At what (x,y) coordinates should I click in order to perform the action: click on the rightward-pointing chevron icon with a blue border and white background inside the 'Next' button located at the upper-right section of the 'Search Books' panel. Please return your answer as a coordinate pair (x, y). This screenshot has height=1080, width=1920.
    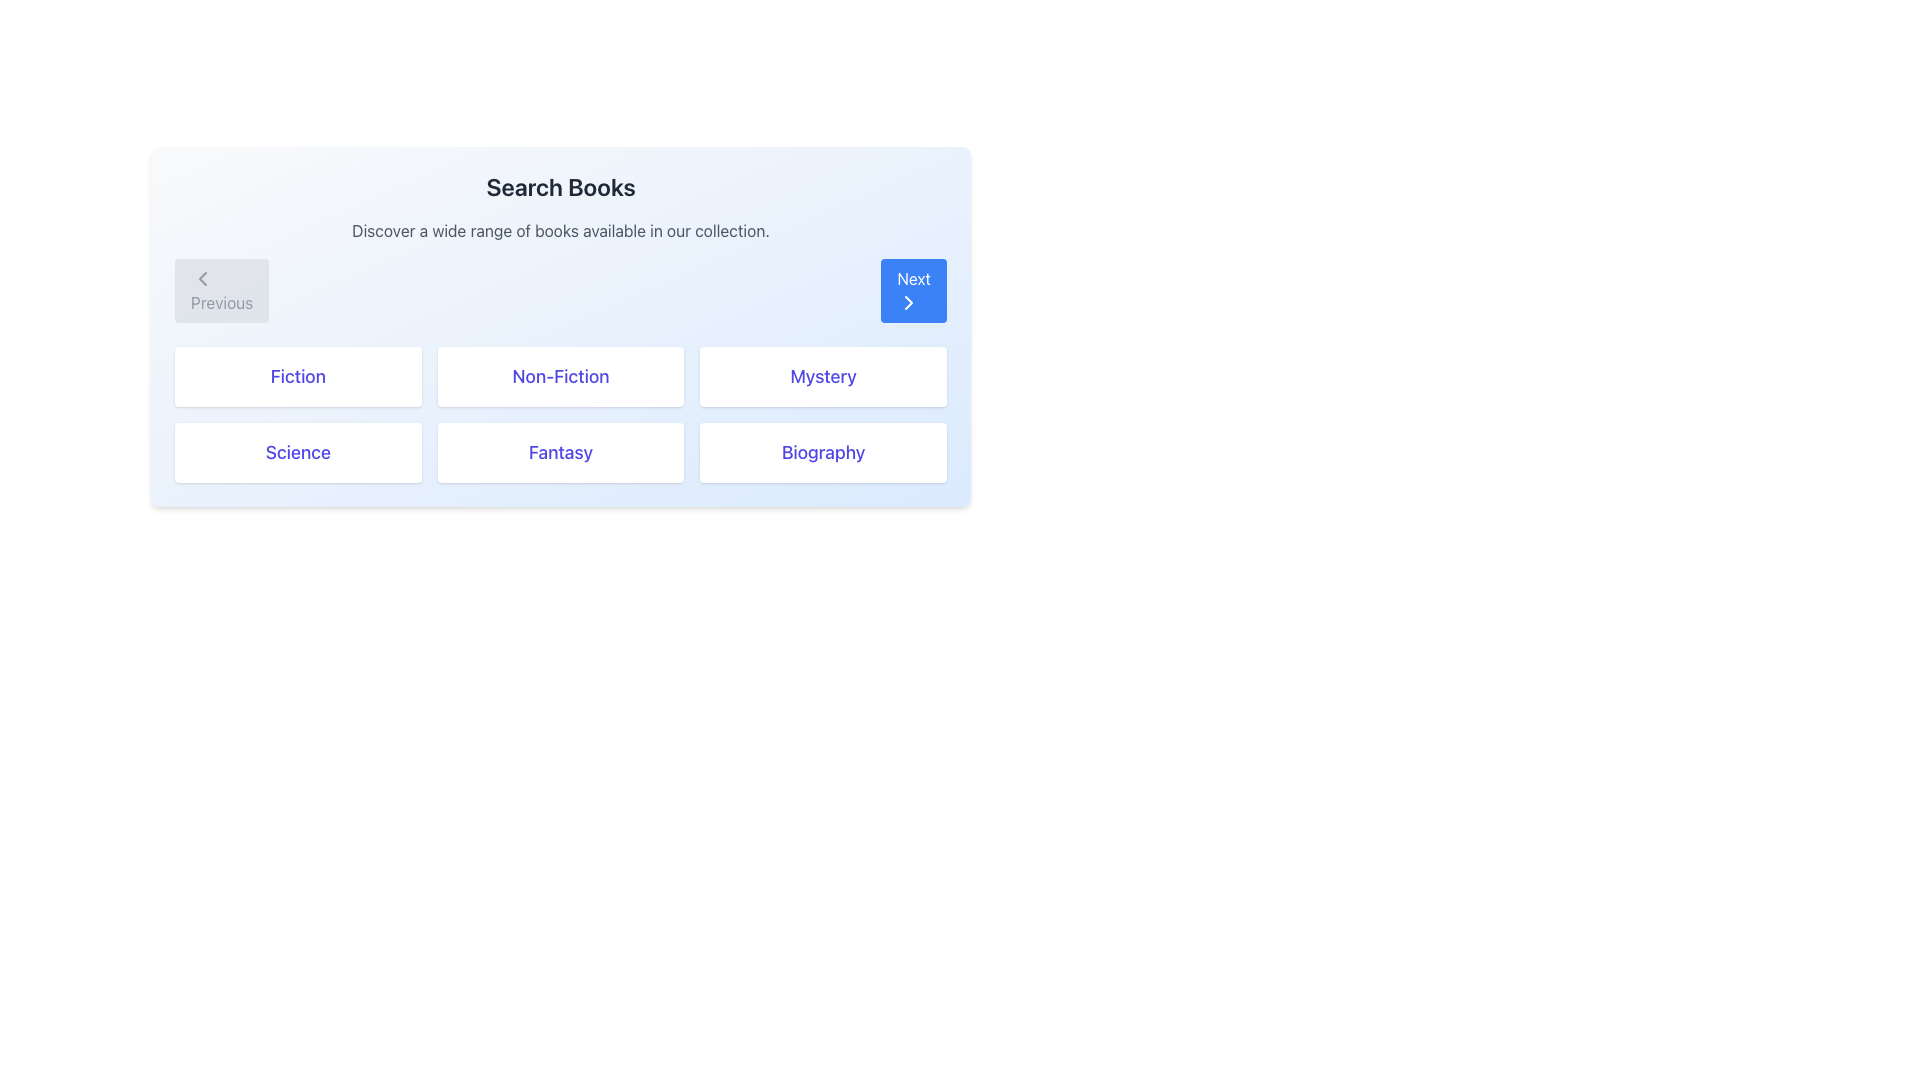
    Looking at the image, I should click on (908, 303).